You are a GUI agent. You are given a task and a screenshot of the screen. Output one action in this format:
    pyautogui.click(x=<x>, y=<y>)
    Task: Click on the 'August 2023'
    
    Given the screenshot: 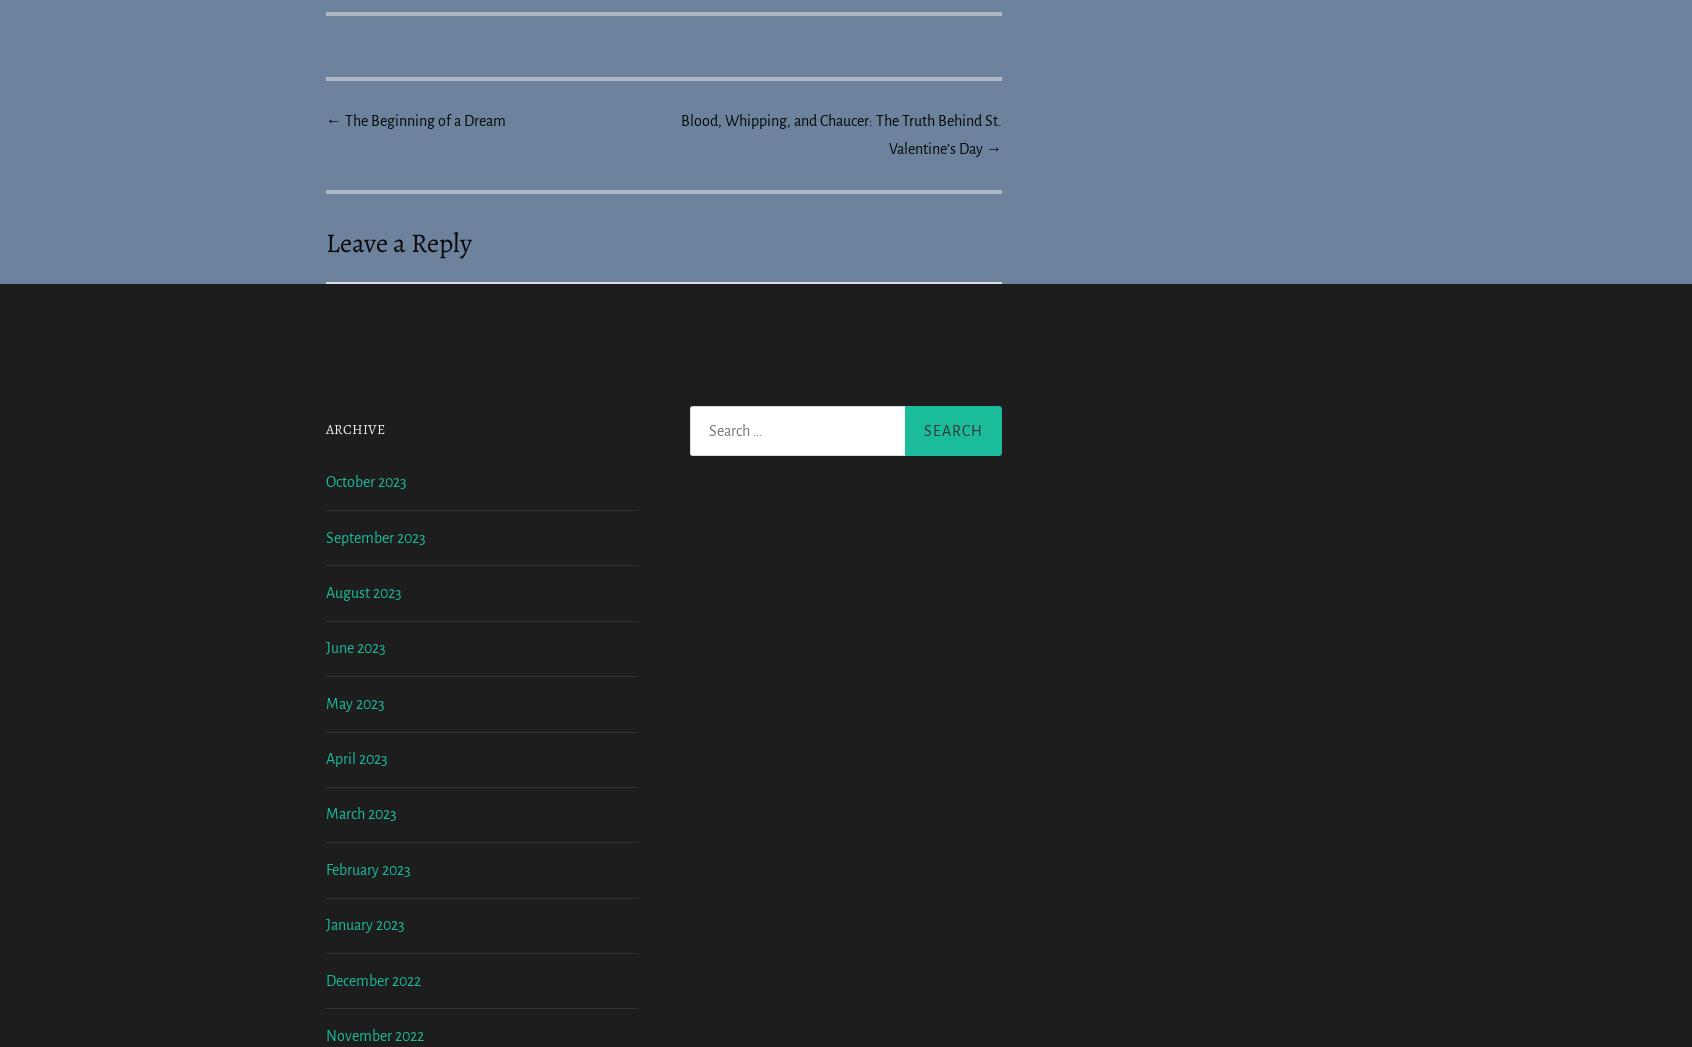 What is the action you would take?
    pyautogui.click(x=325, y=758)
    